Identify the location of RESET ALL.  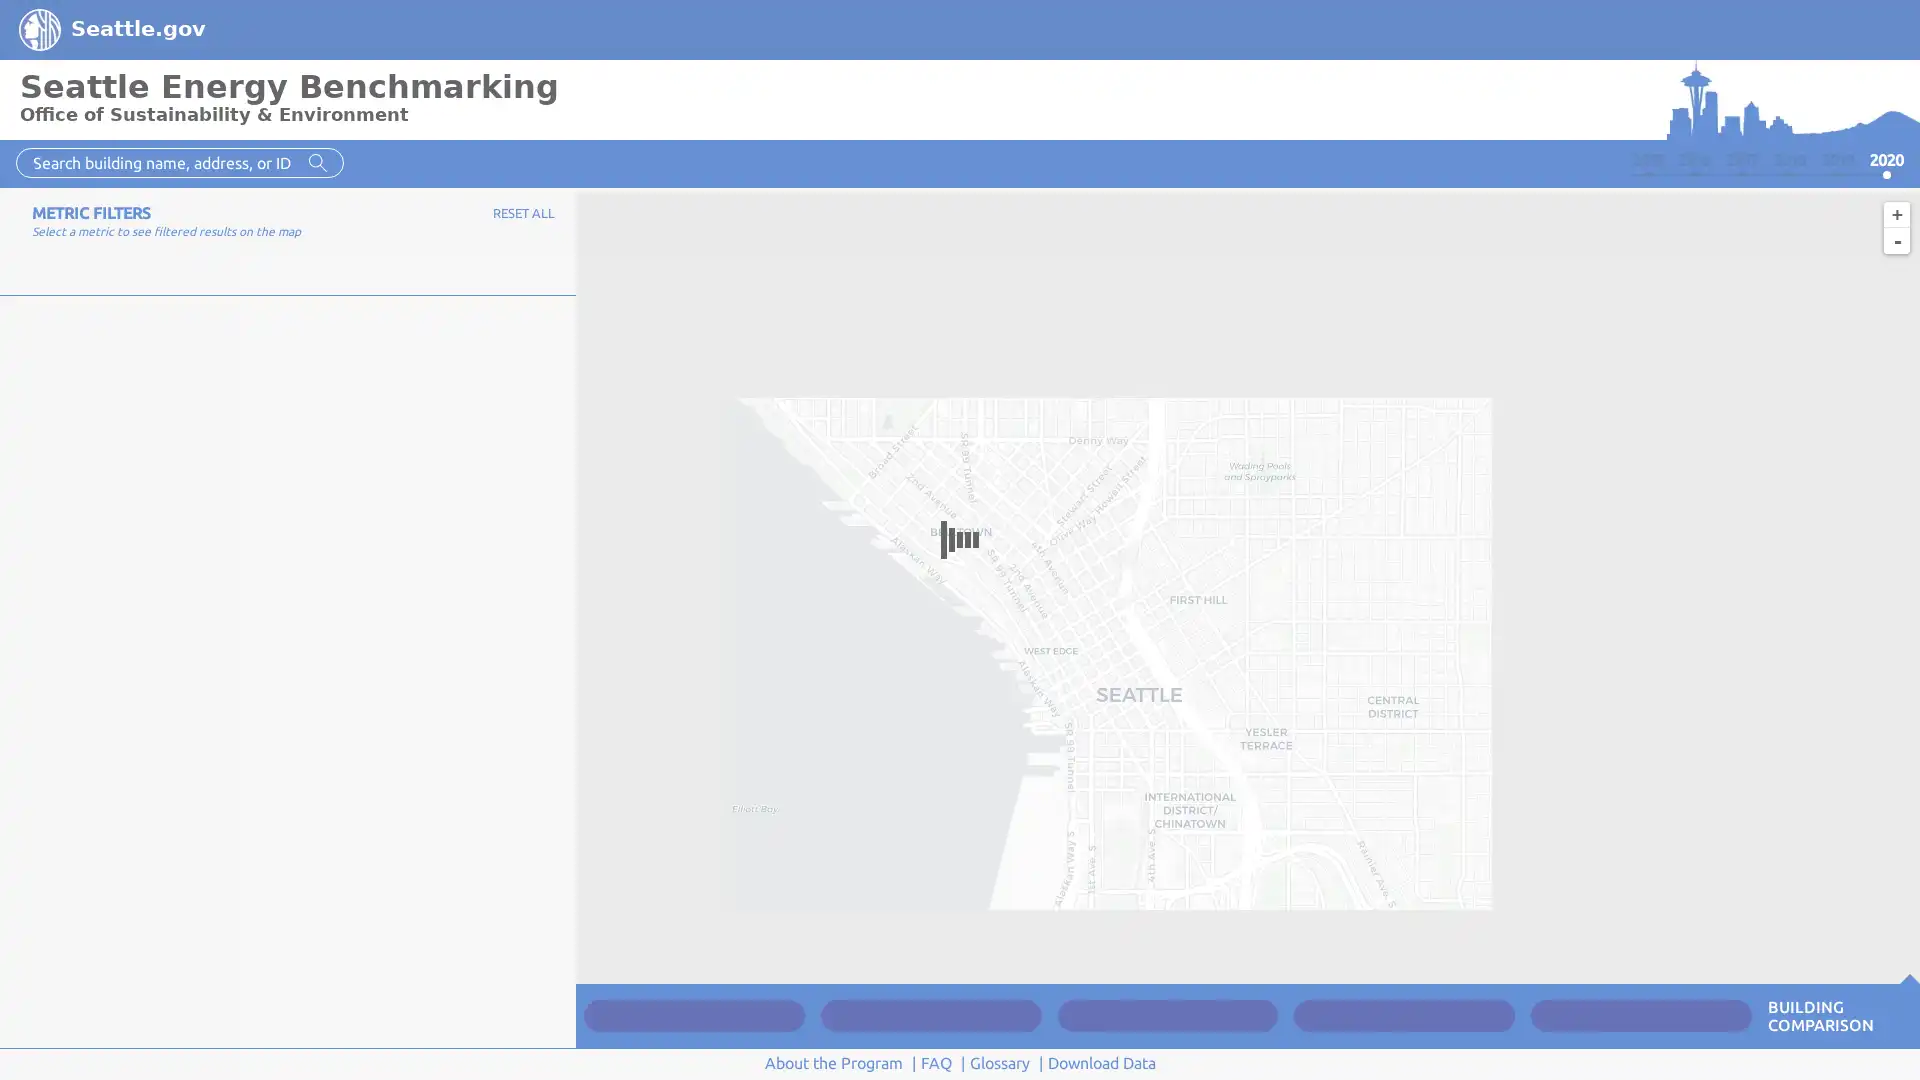
(523, 212).